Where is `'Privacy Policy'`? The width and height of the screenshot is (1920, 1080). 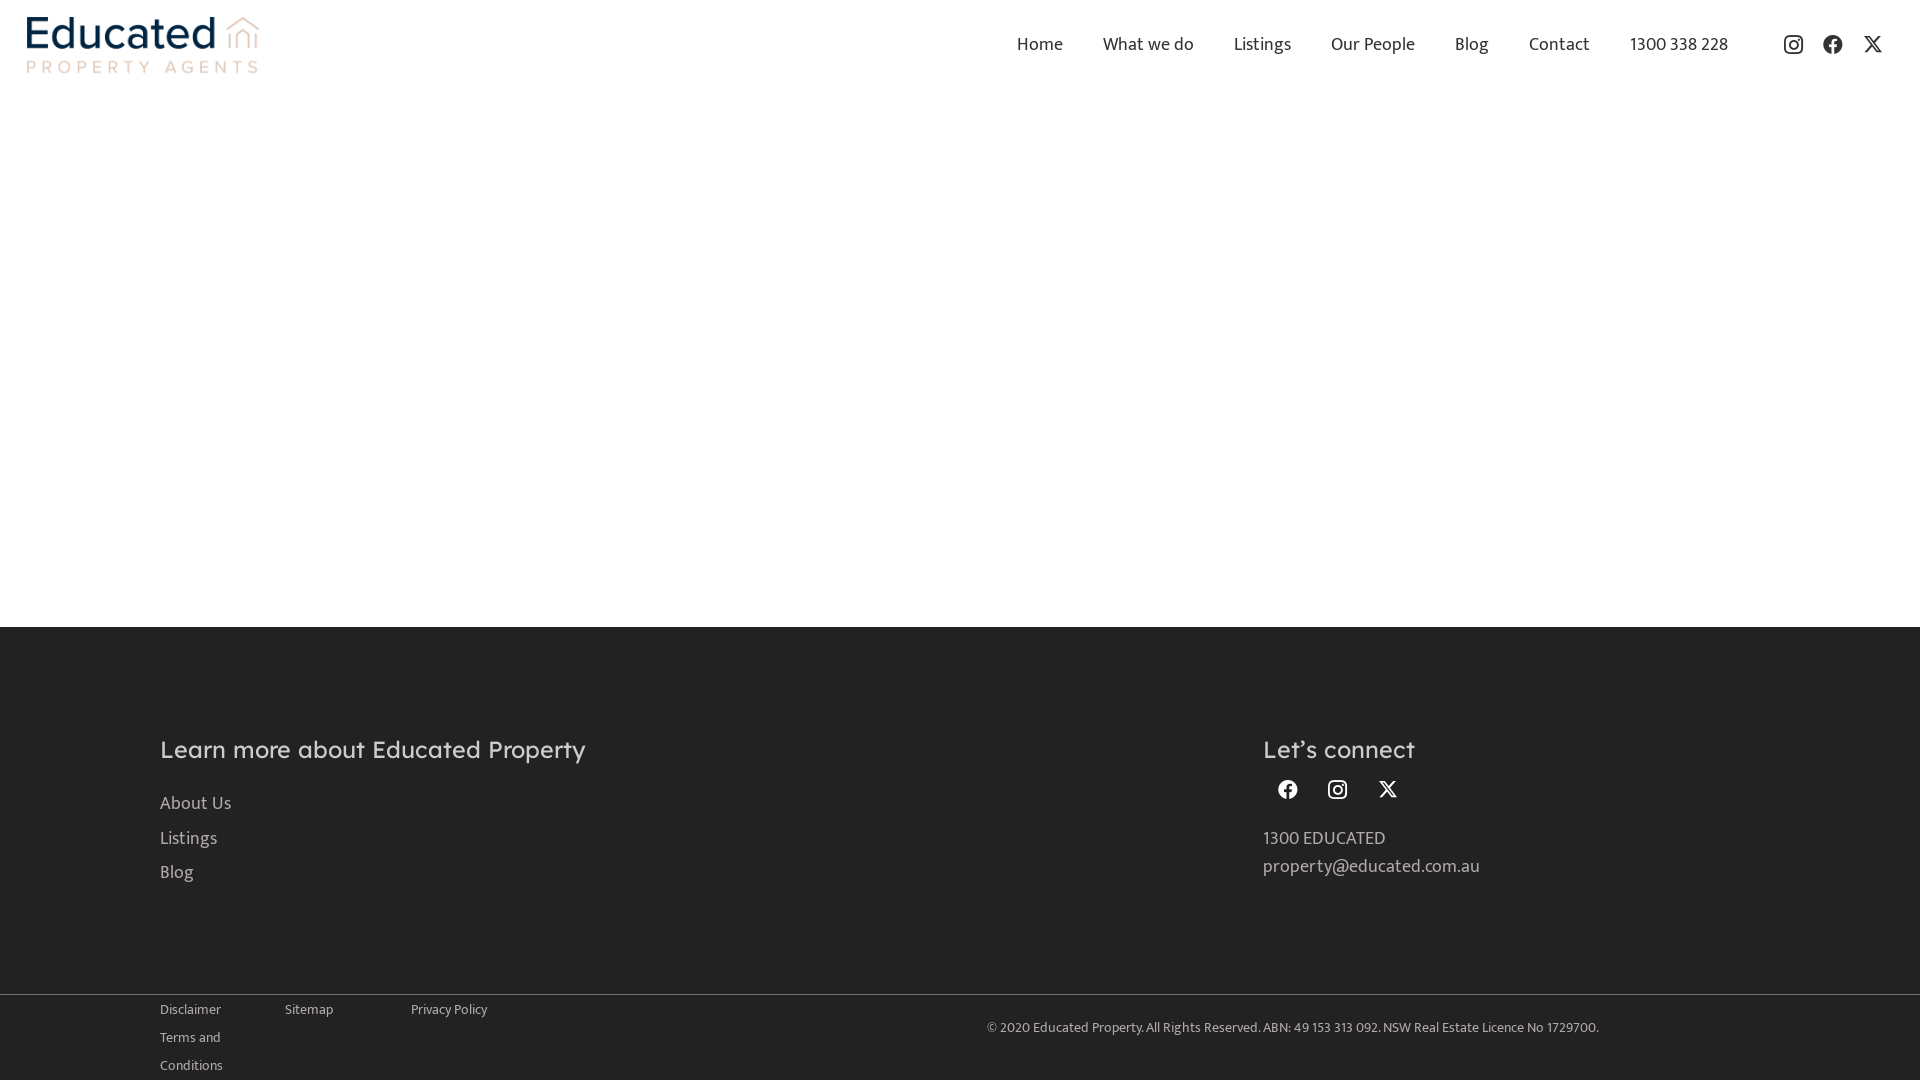 'Privacy Policy' is located at coordinates (446, 1009).